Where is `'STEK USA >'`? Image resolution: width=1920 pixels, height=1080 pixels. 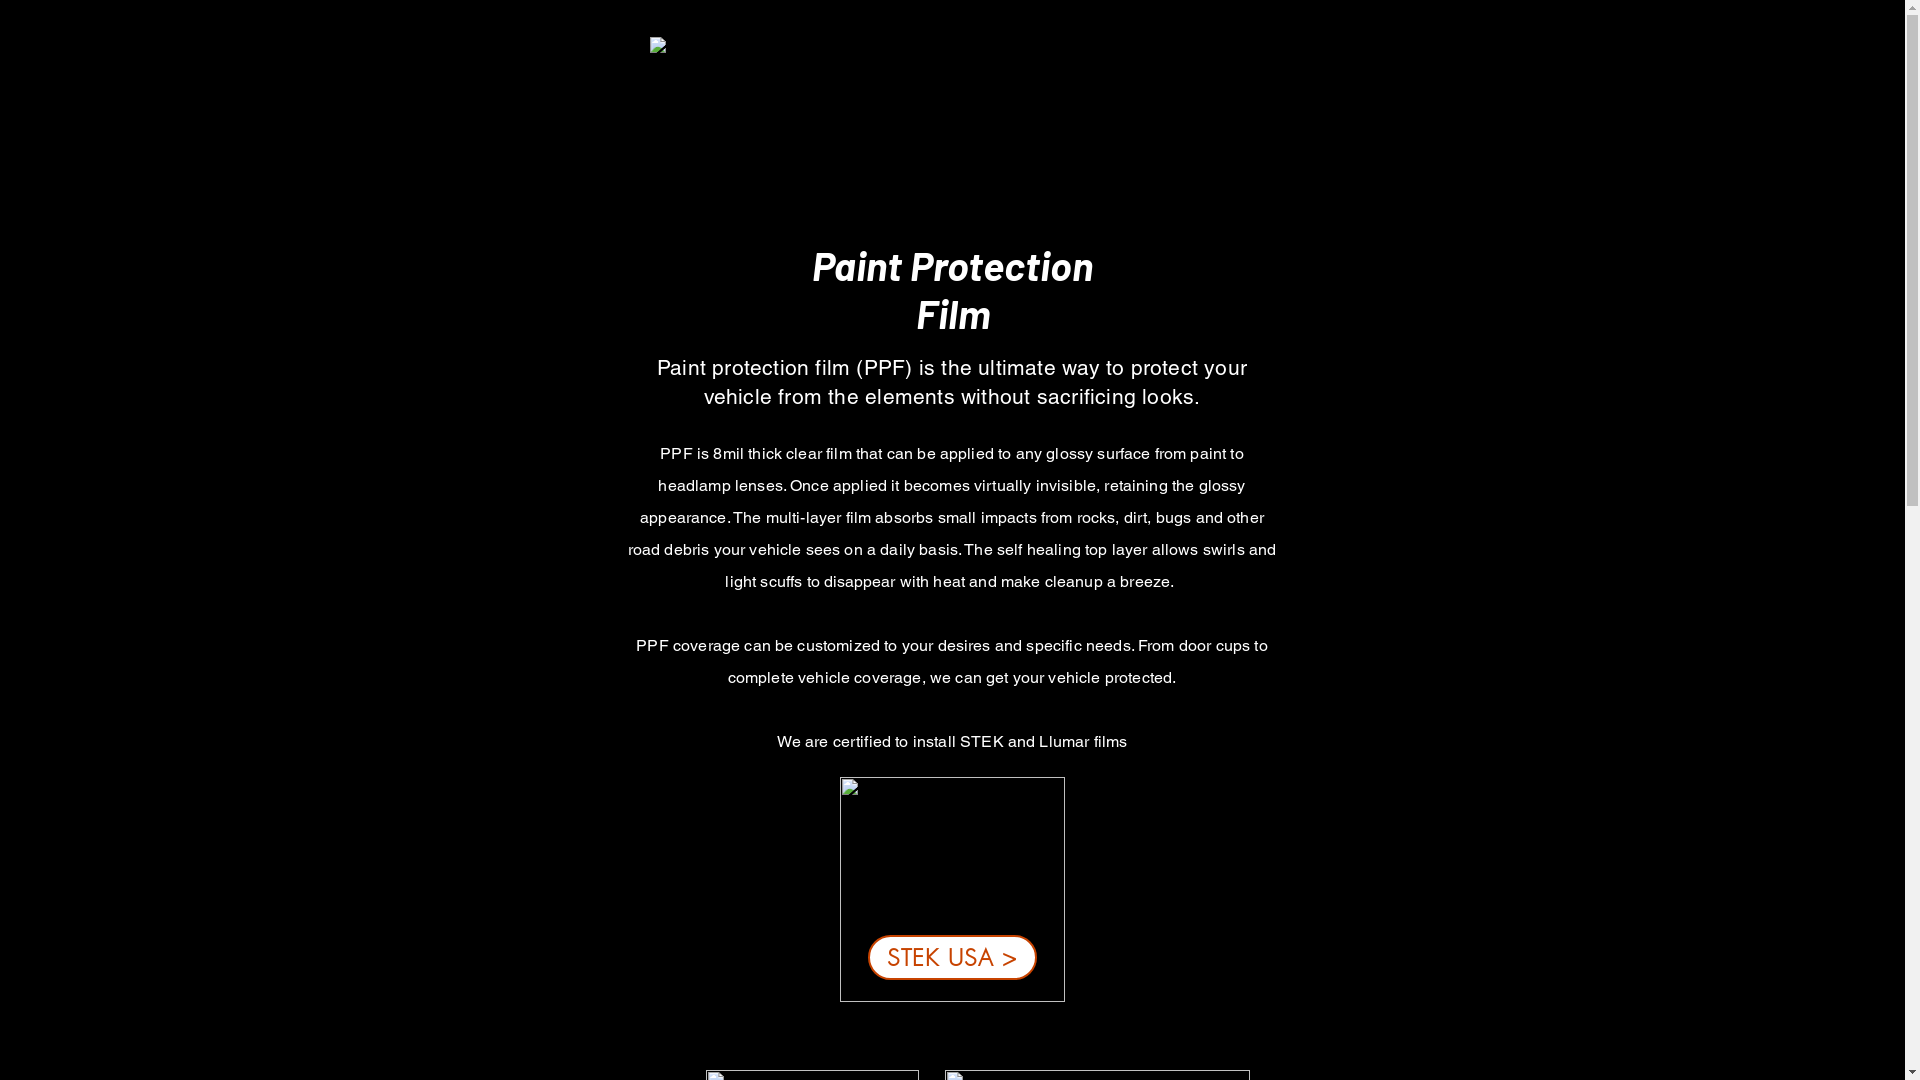
'STEK USA >' is located at coordinates (951, 956).